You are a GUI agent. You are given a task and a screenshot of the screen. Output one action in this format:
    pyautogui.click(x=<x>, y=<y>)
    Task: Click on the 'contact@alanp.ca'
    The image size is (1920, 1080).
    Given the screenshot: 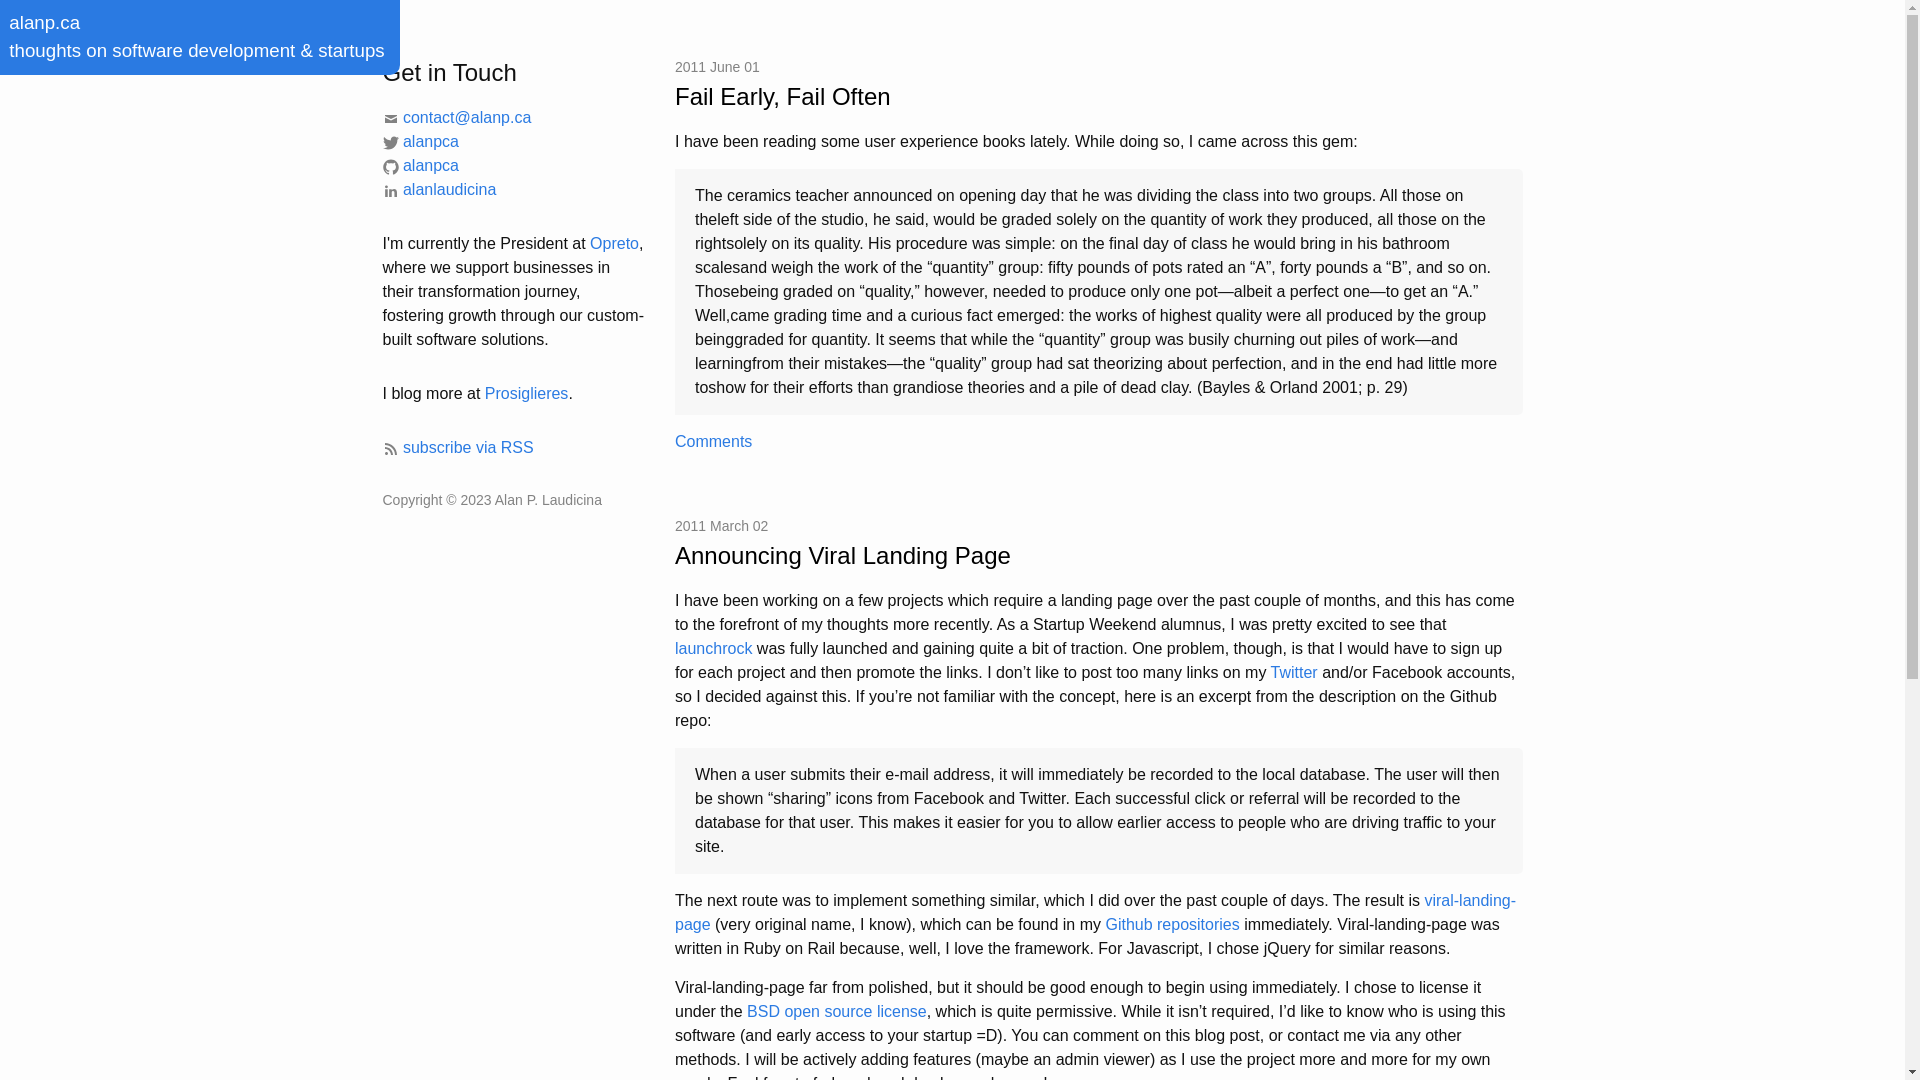 What is the action you would take?
    pyautogui.click(x=455, y=117)
    